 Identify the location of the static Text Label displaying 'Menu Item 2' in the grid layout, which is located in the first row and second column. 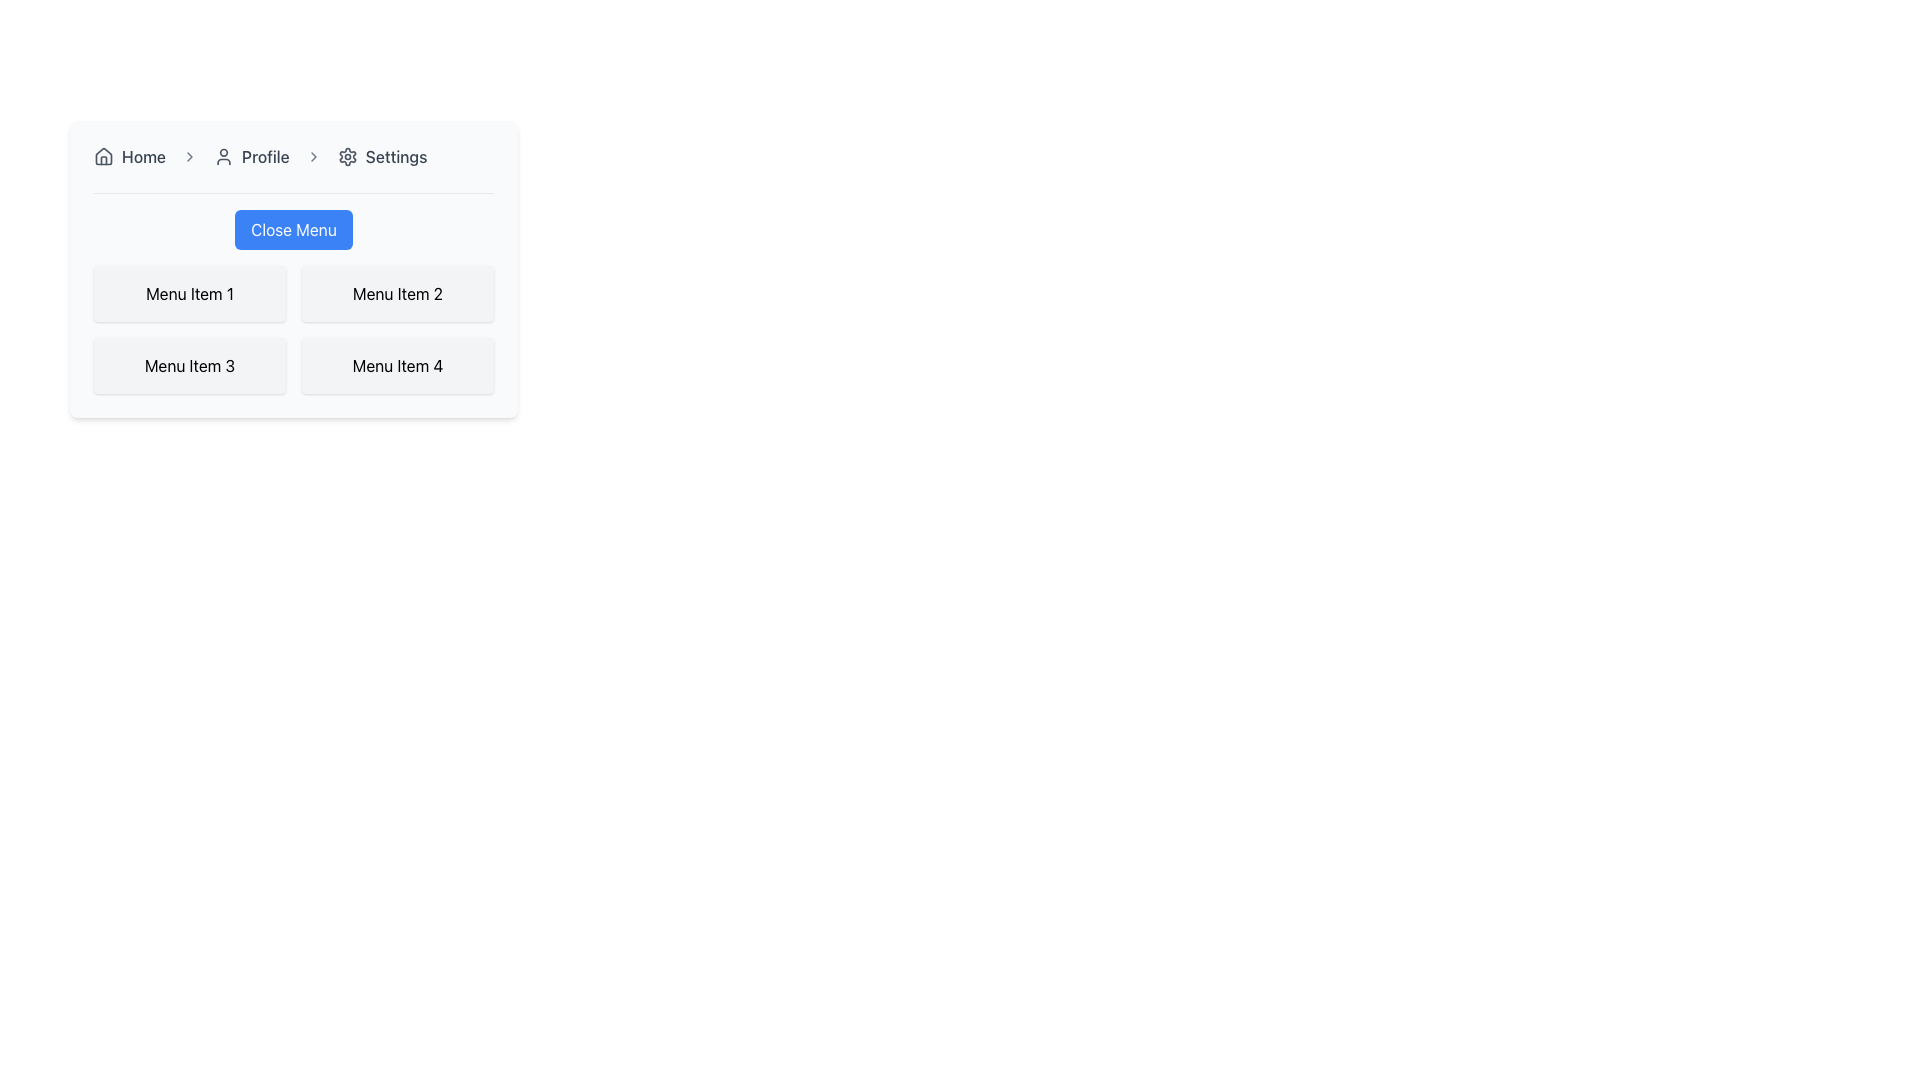
(398, 293).